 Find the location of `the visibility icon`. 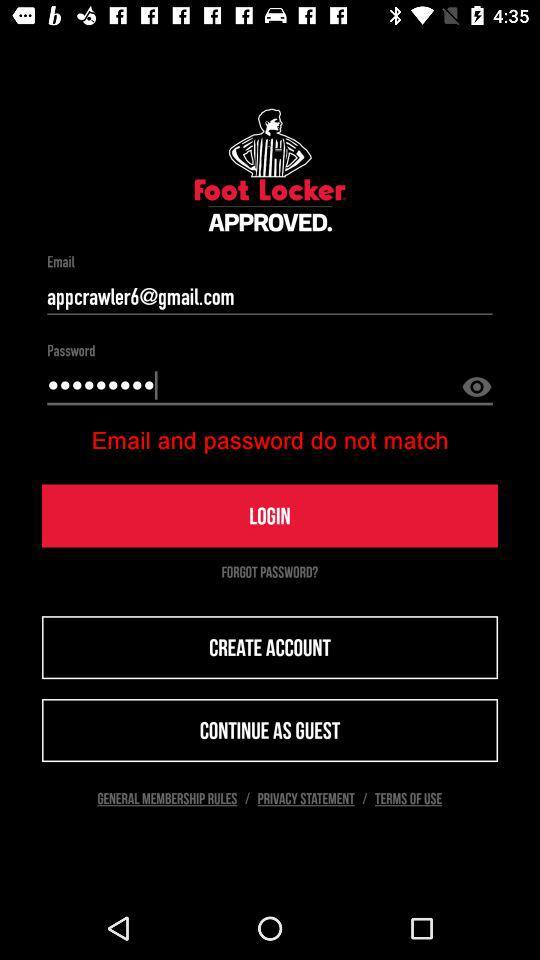

the visibility icon is located at coordinates (475, 387).